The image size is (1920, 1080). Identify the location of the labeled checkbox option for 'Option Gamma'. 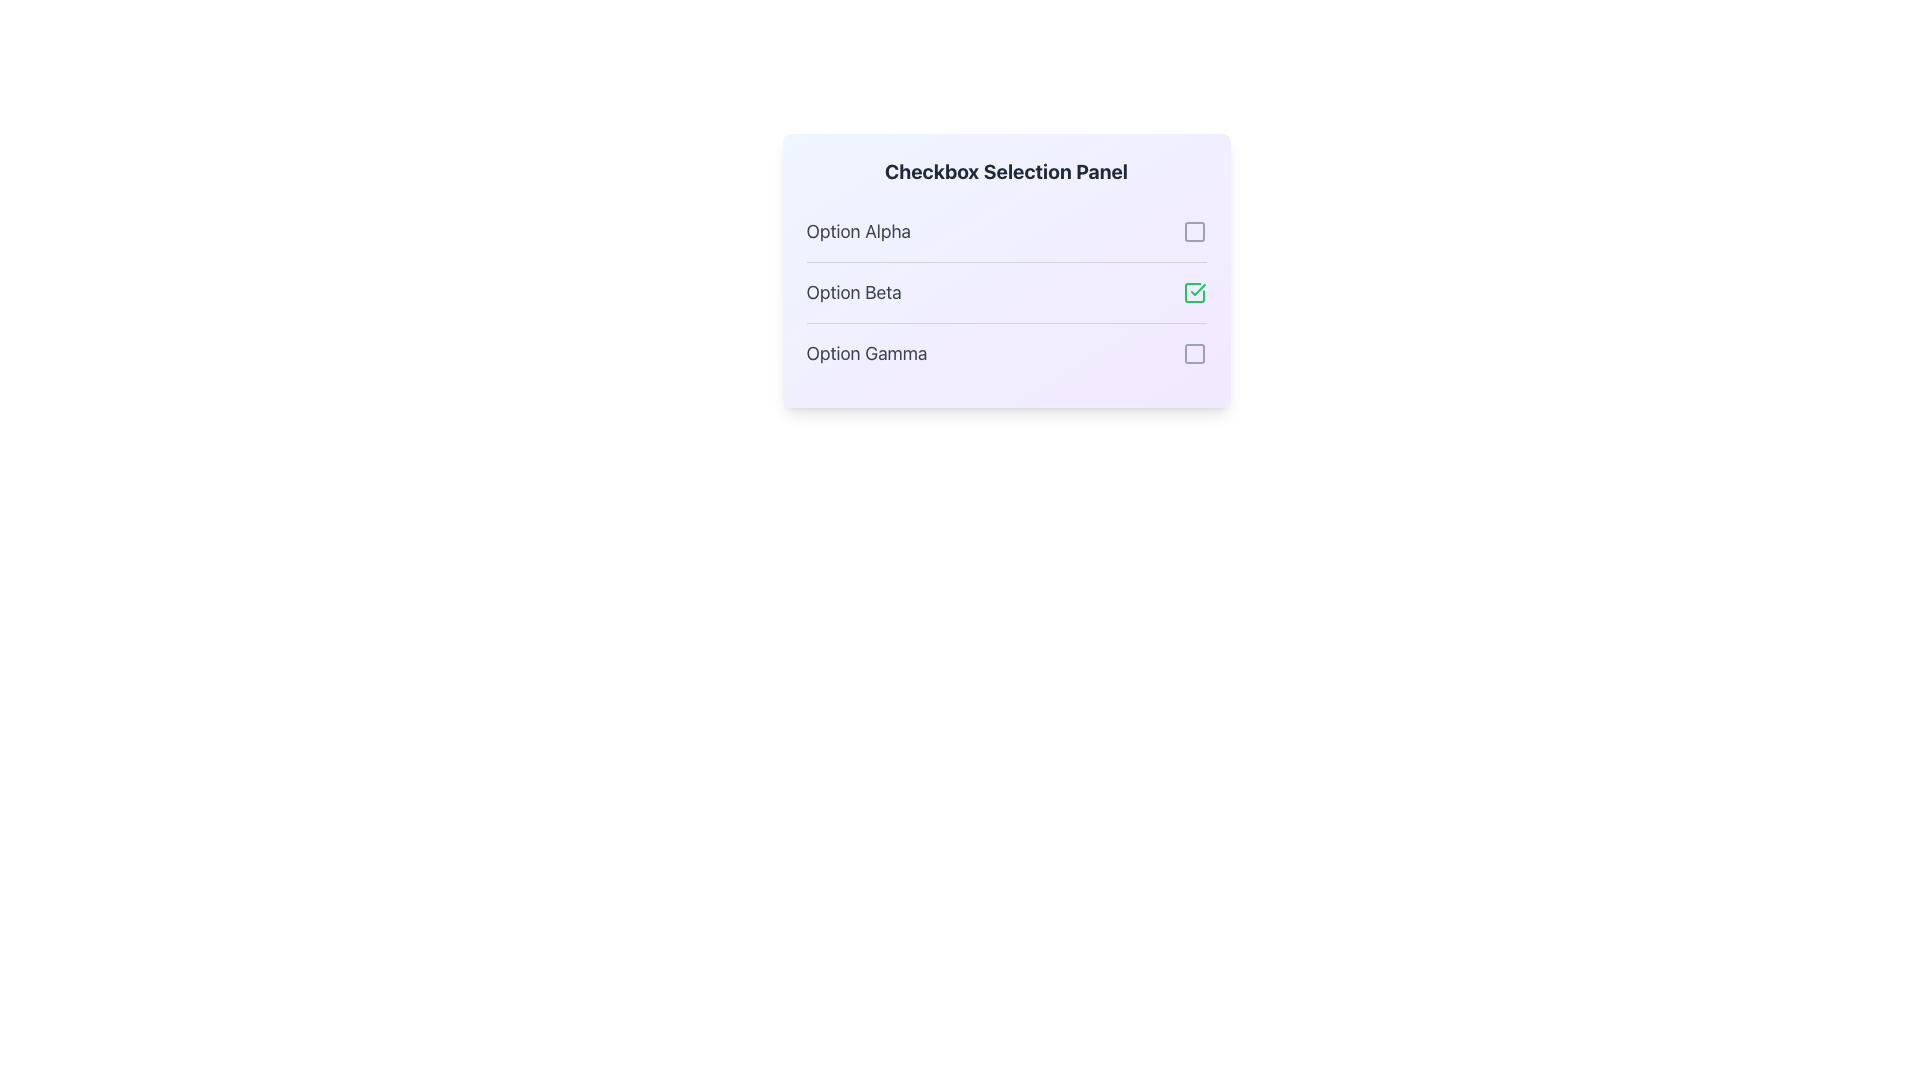
(1006, 352).